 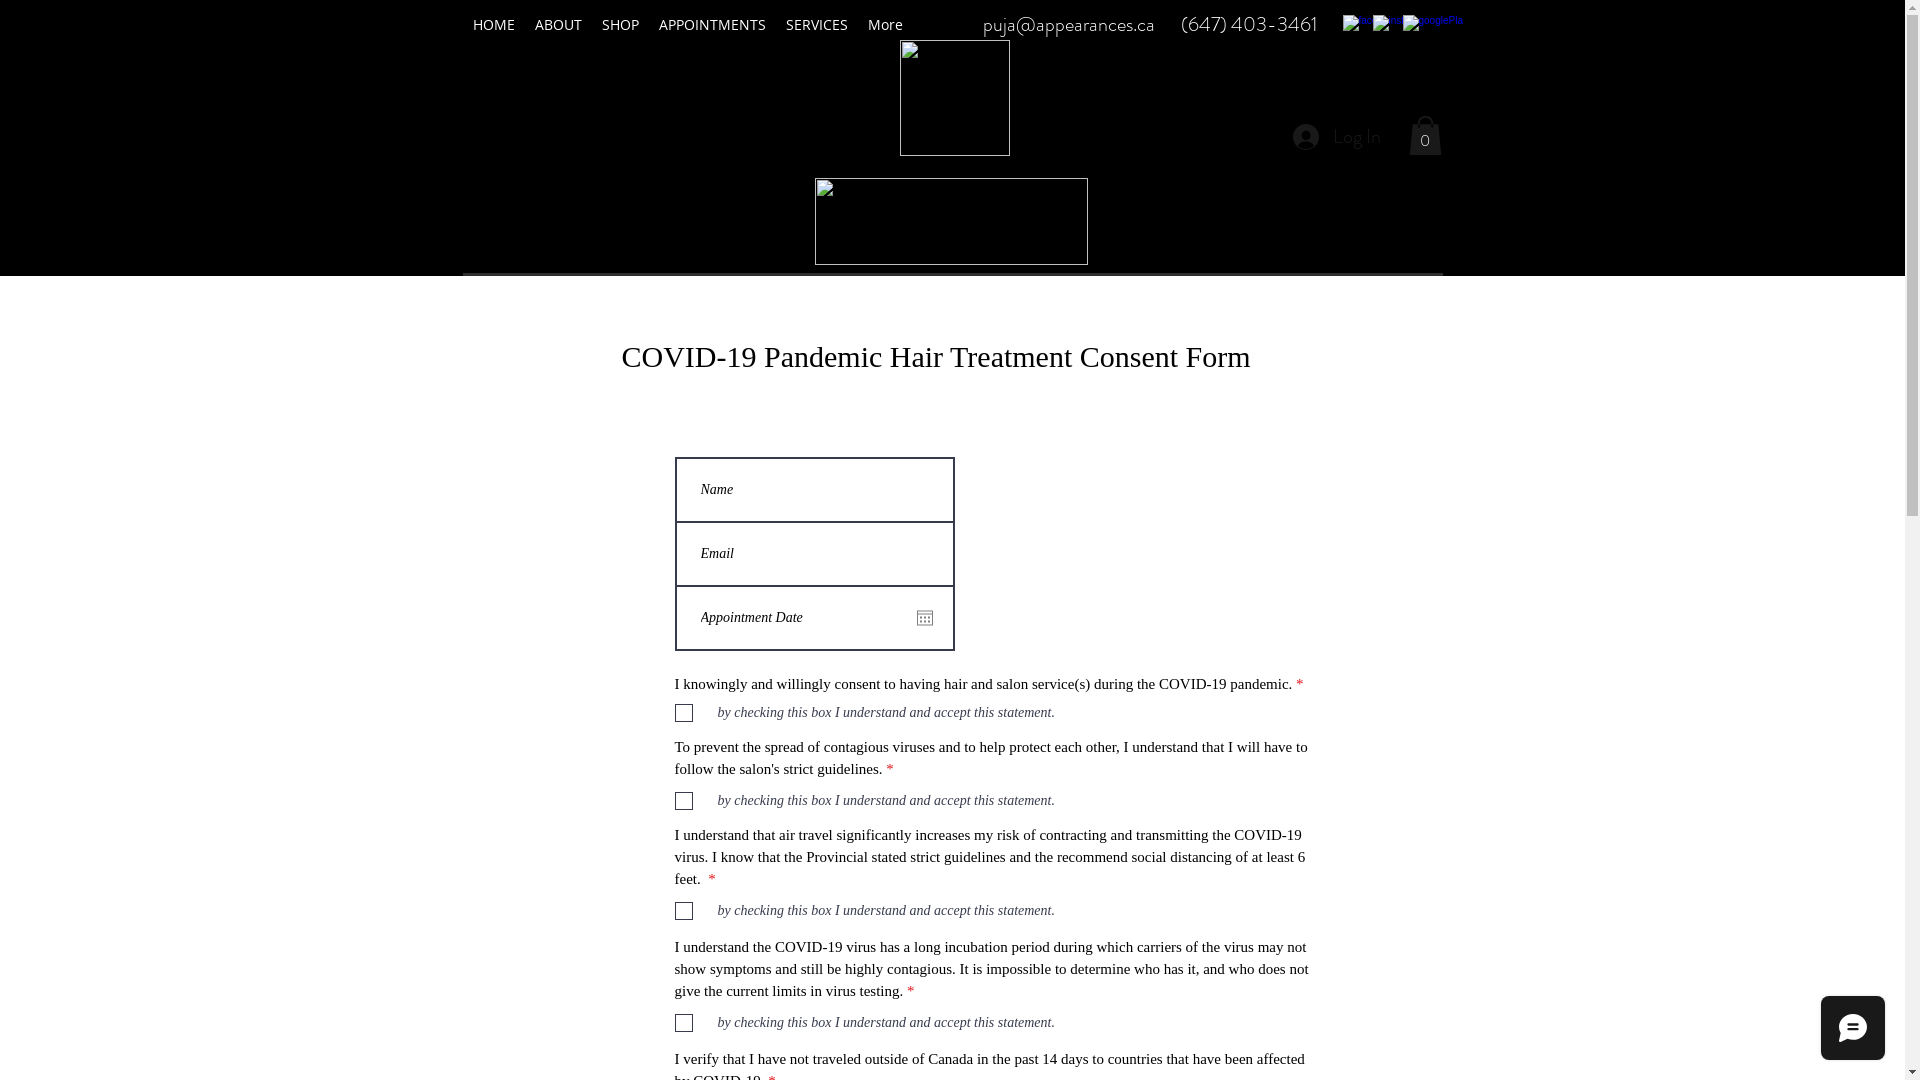 I want to click on 'ABOUT', so click(x=557, y=24).